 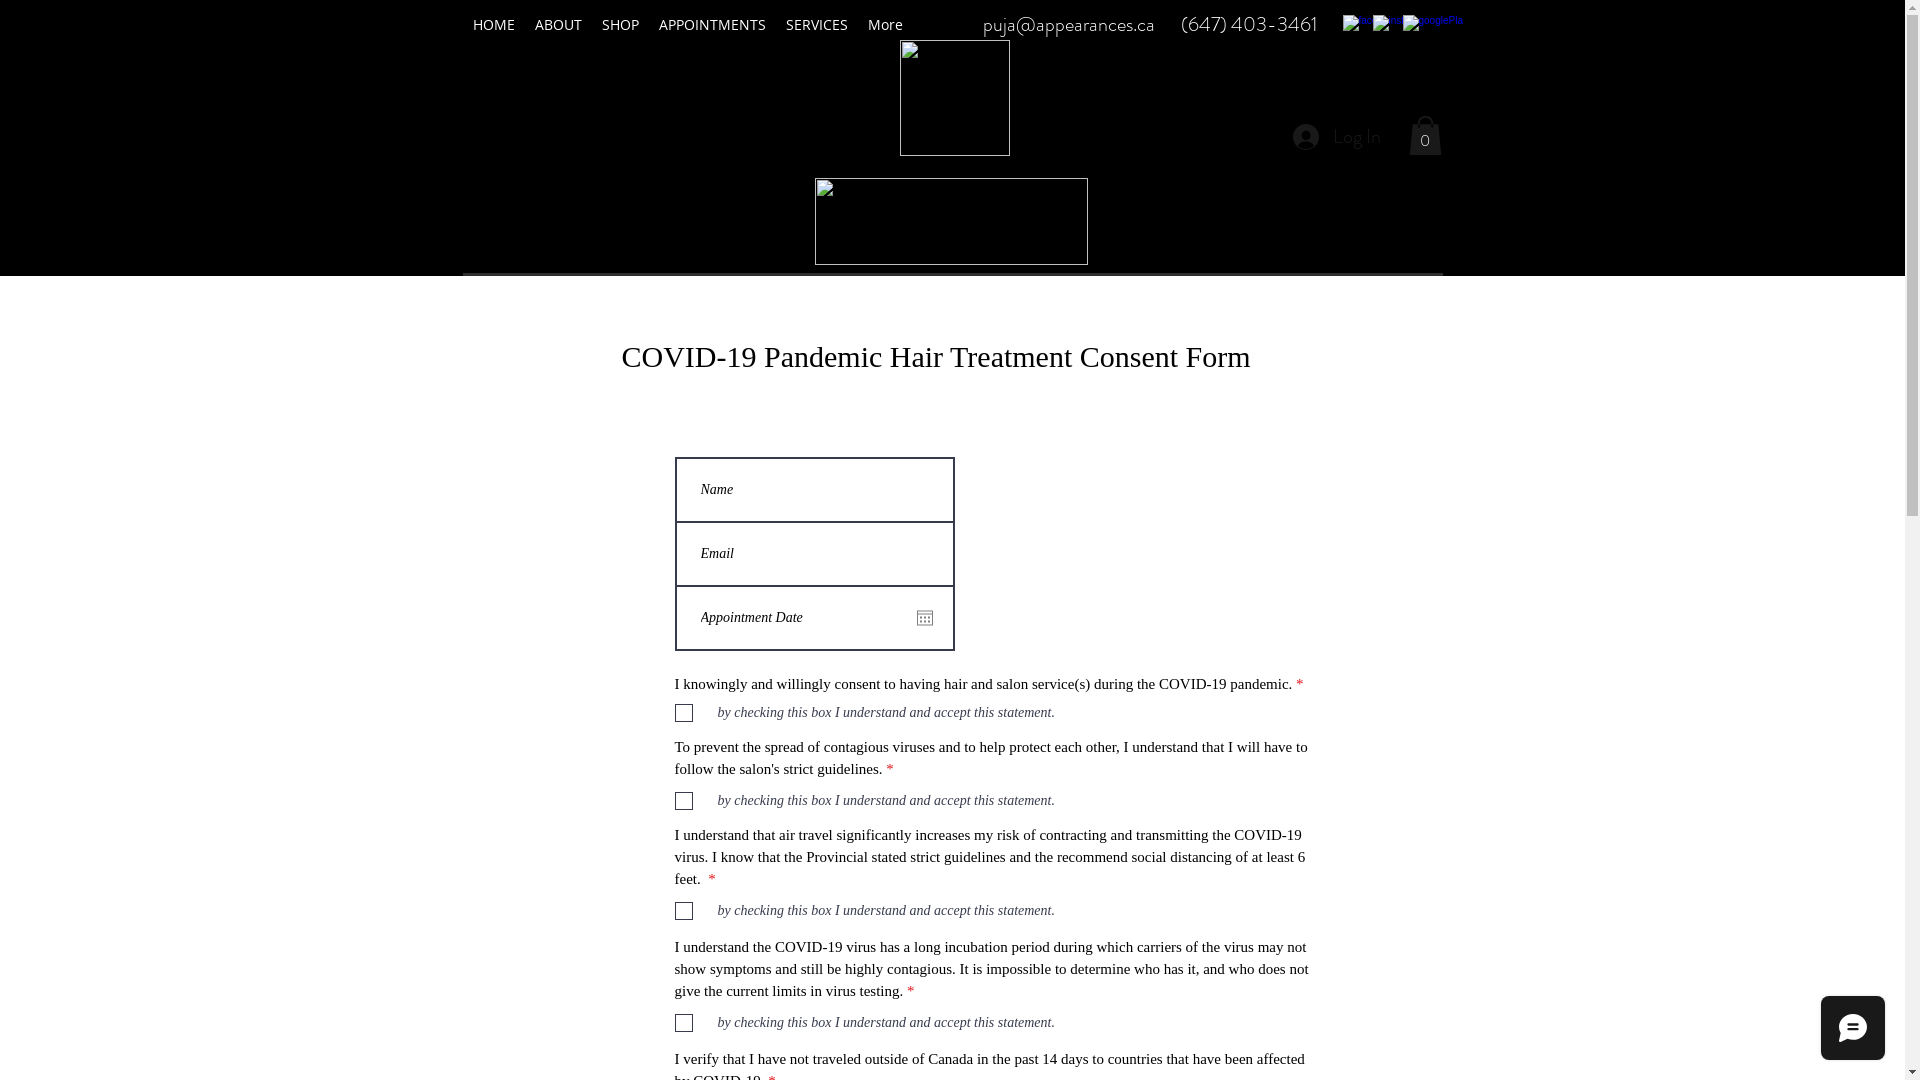 I want to click on 'ABOUT', so click(x=557, y=24).